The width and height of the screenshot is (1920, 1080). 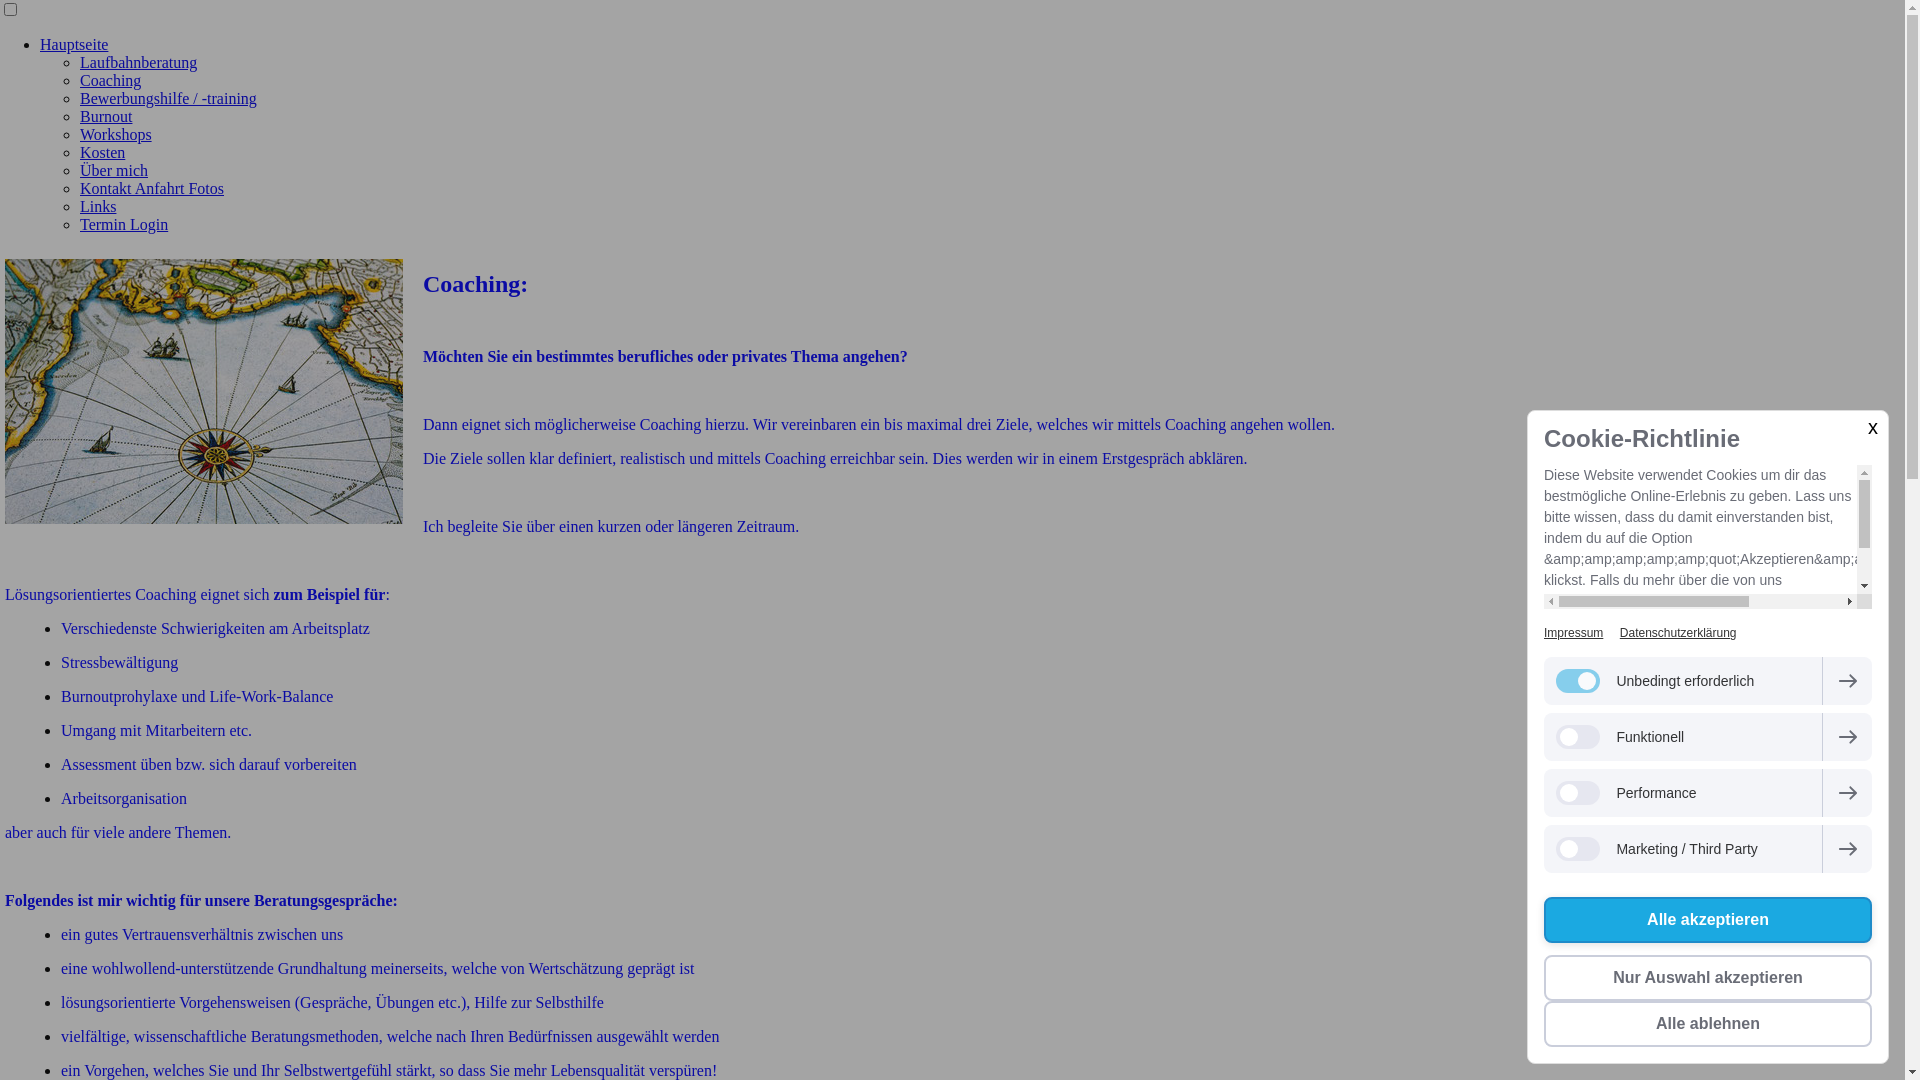 What do you see at coordinates (104, 116) in the screenshot?
I see `'Burnout'` at bounding box center [104, 116].